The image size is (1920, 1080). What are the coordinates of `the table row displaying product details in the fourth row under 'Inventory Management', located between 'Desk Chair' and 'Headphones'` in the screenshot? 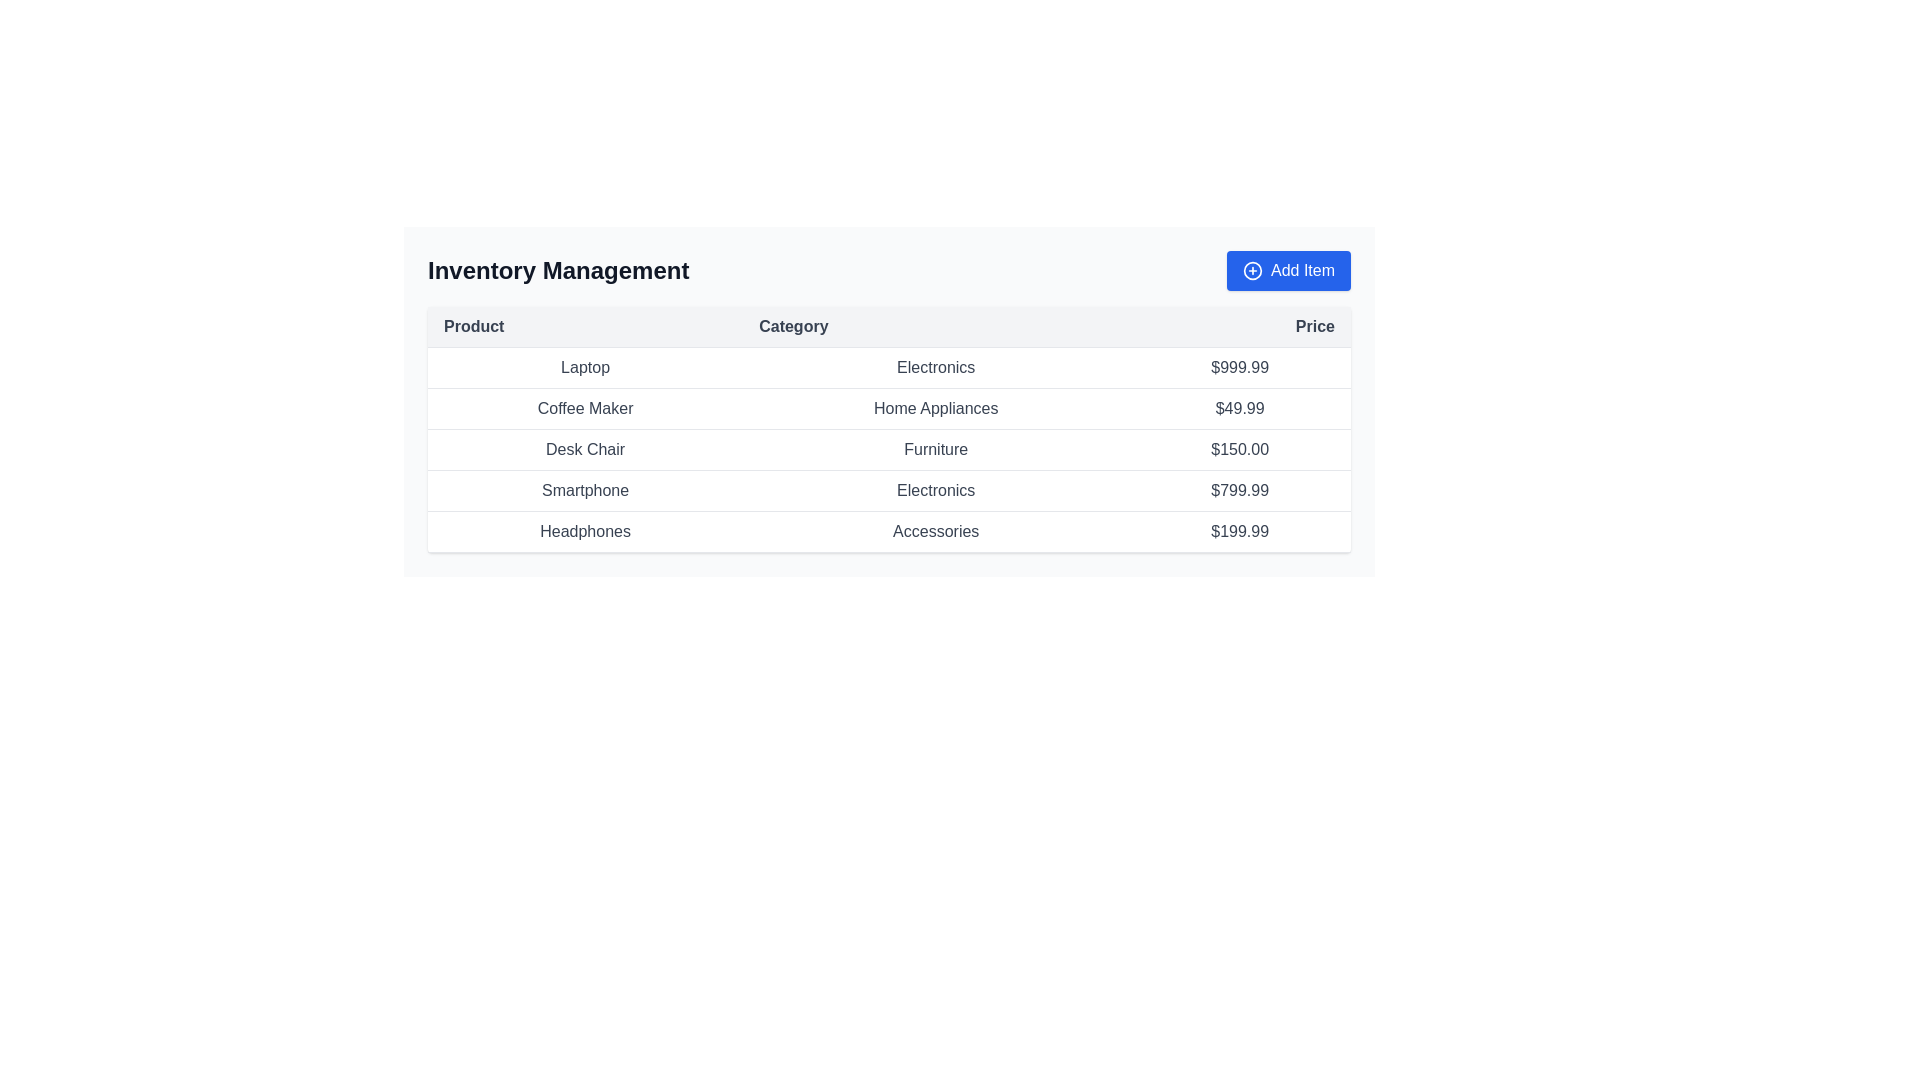 It's located at (888, 490).